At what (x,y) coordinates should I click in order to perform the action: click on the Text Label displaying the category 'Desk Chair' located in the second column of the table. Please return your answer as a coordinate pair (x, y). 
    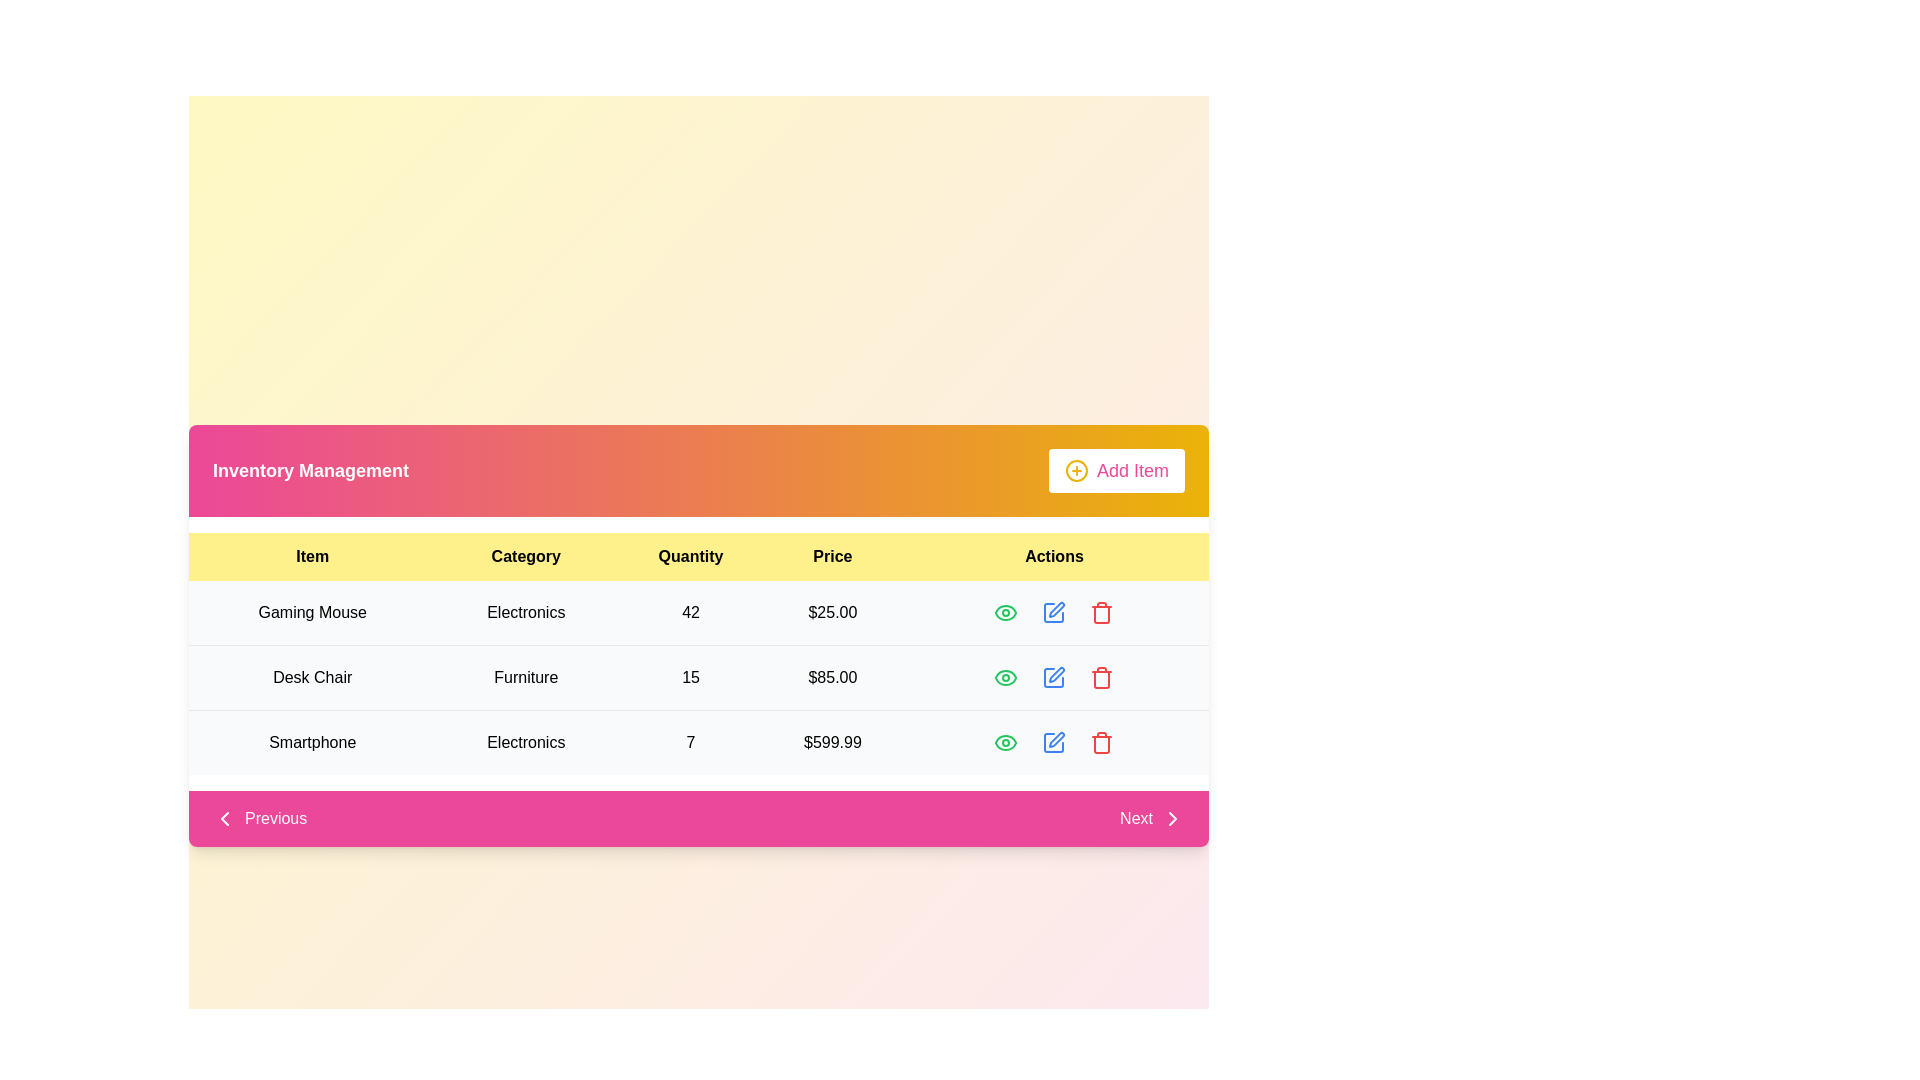
    Looking at the image, I should click on (526, 677).